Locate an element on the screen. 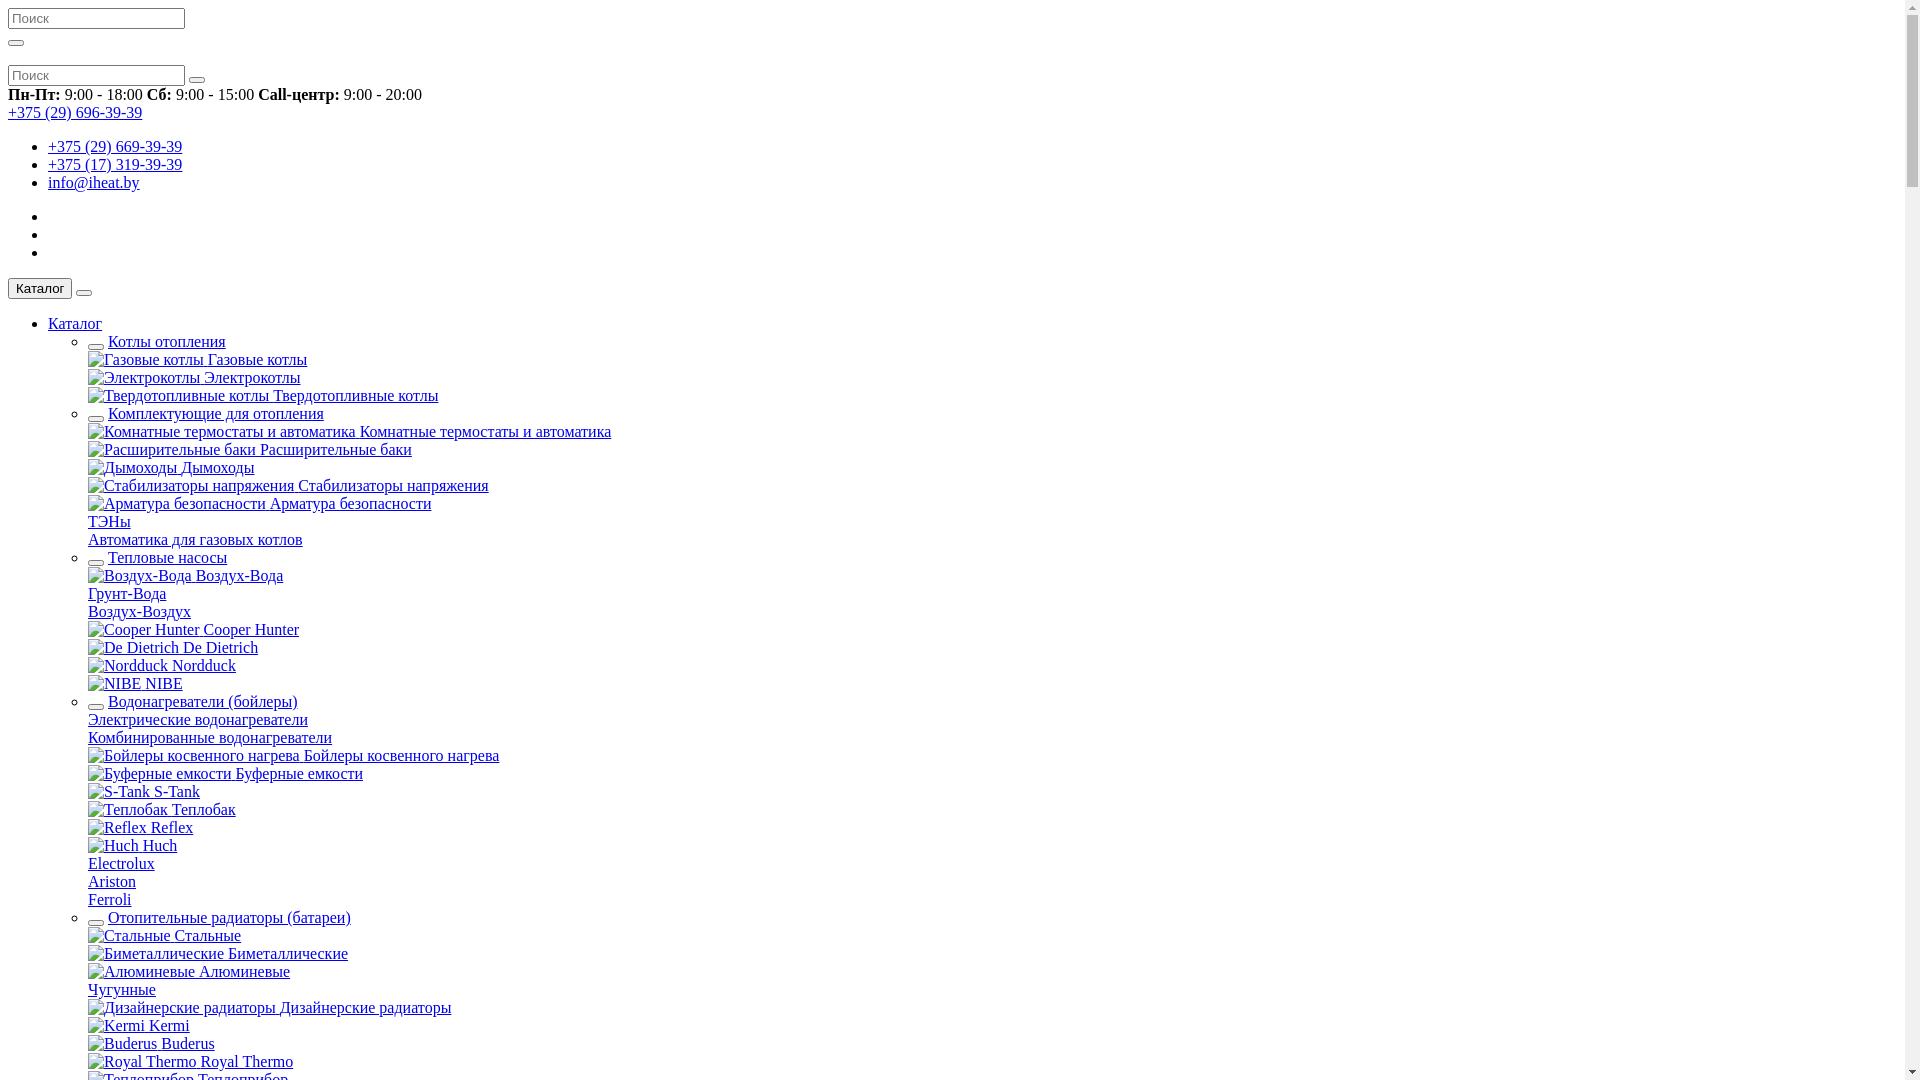 This screenshot has height=1080, width=1920. 'Electrolux' is located at coordinates (120, 862).